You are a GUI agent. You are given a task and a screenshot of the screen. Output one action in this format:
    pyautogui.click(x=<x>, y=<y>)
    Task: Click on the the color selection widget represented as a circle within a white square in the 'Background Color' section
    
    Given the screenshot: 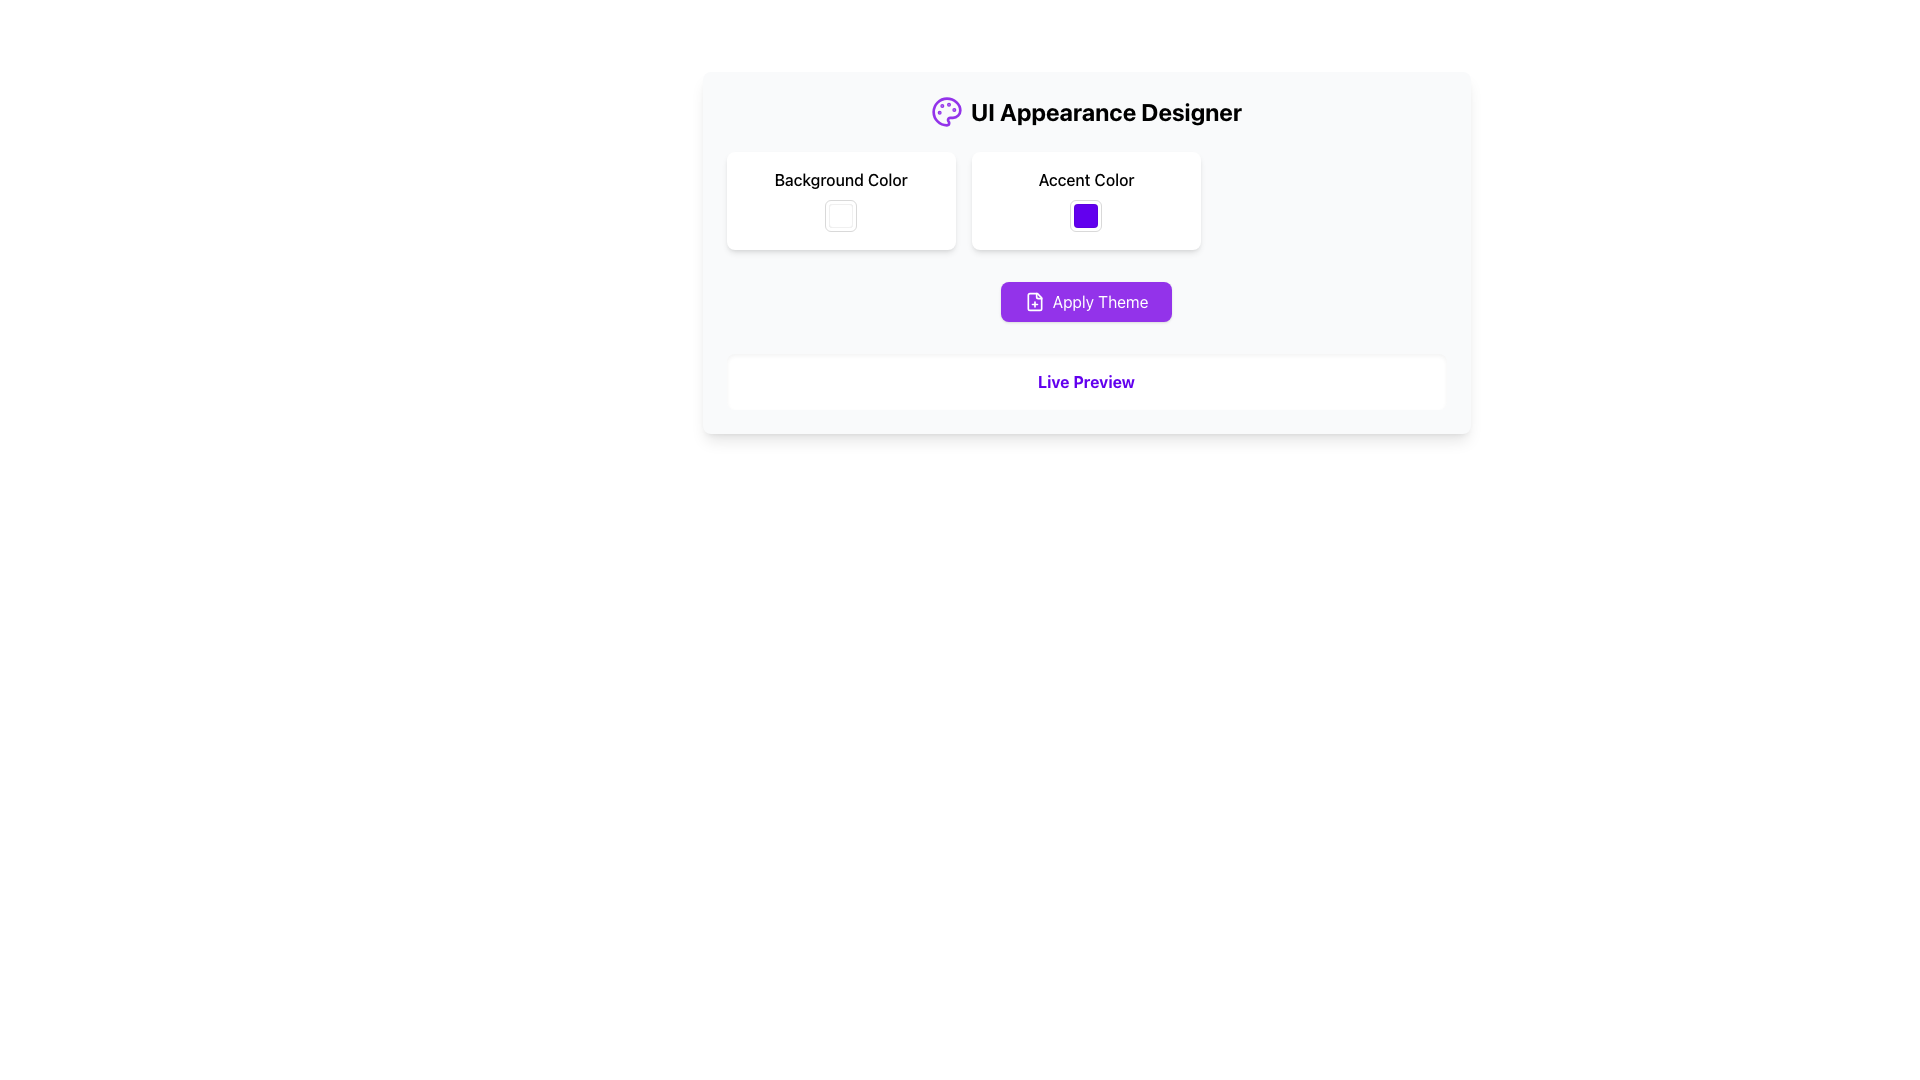 What is the action you would take?
    pyautogui.click(x=841, y=216)
    